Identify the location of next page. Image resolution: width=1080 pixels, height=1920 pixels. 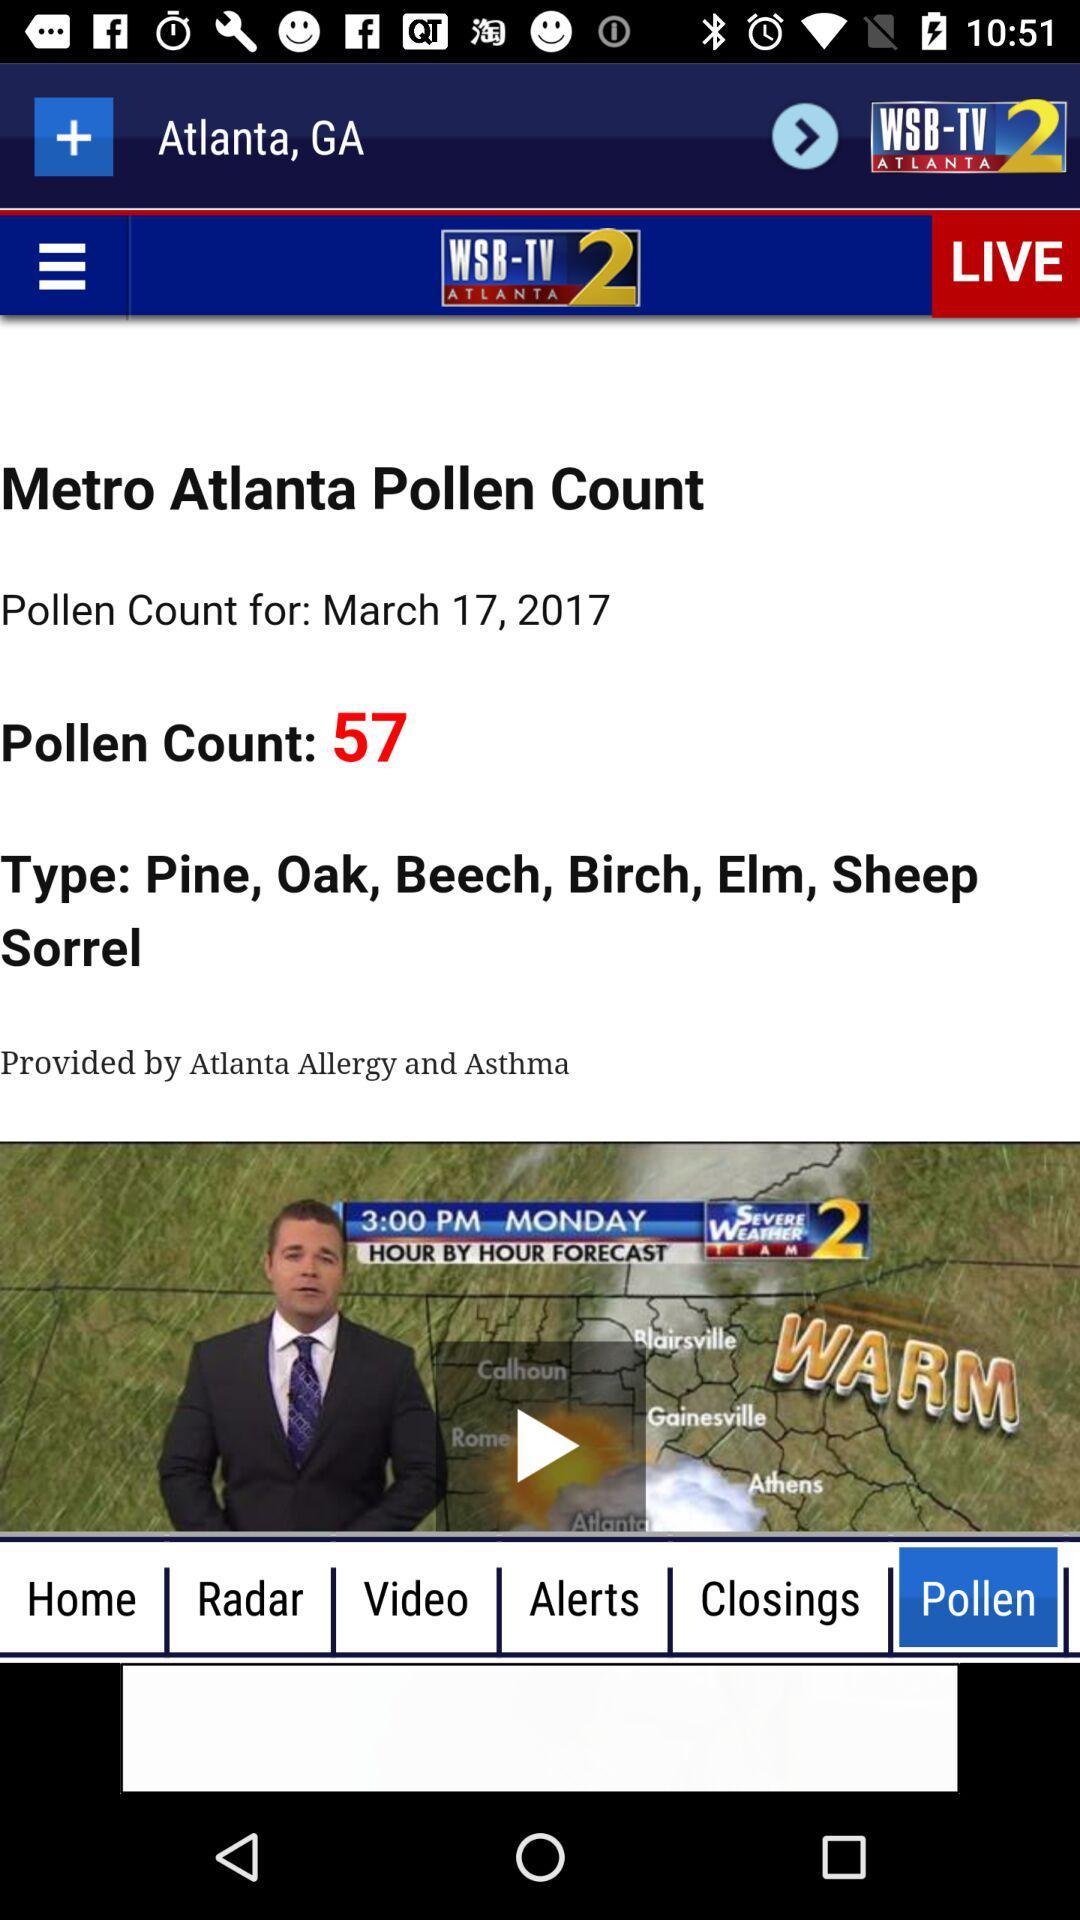
(804, 135).